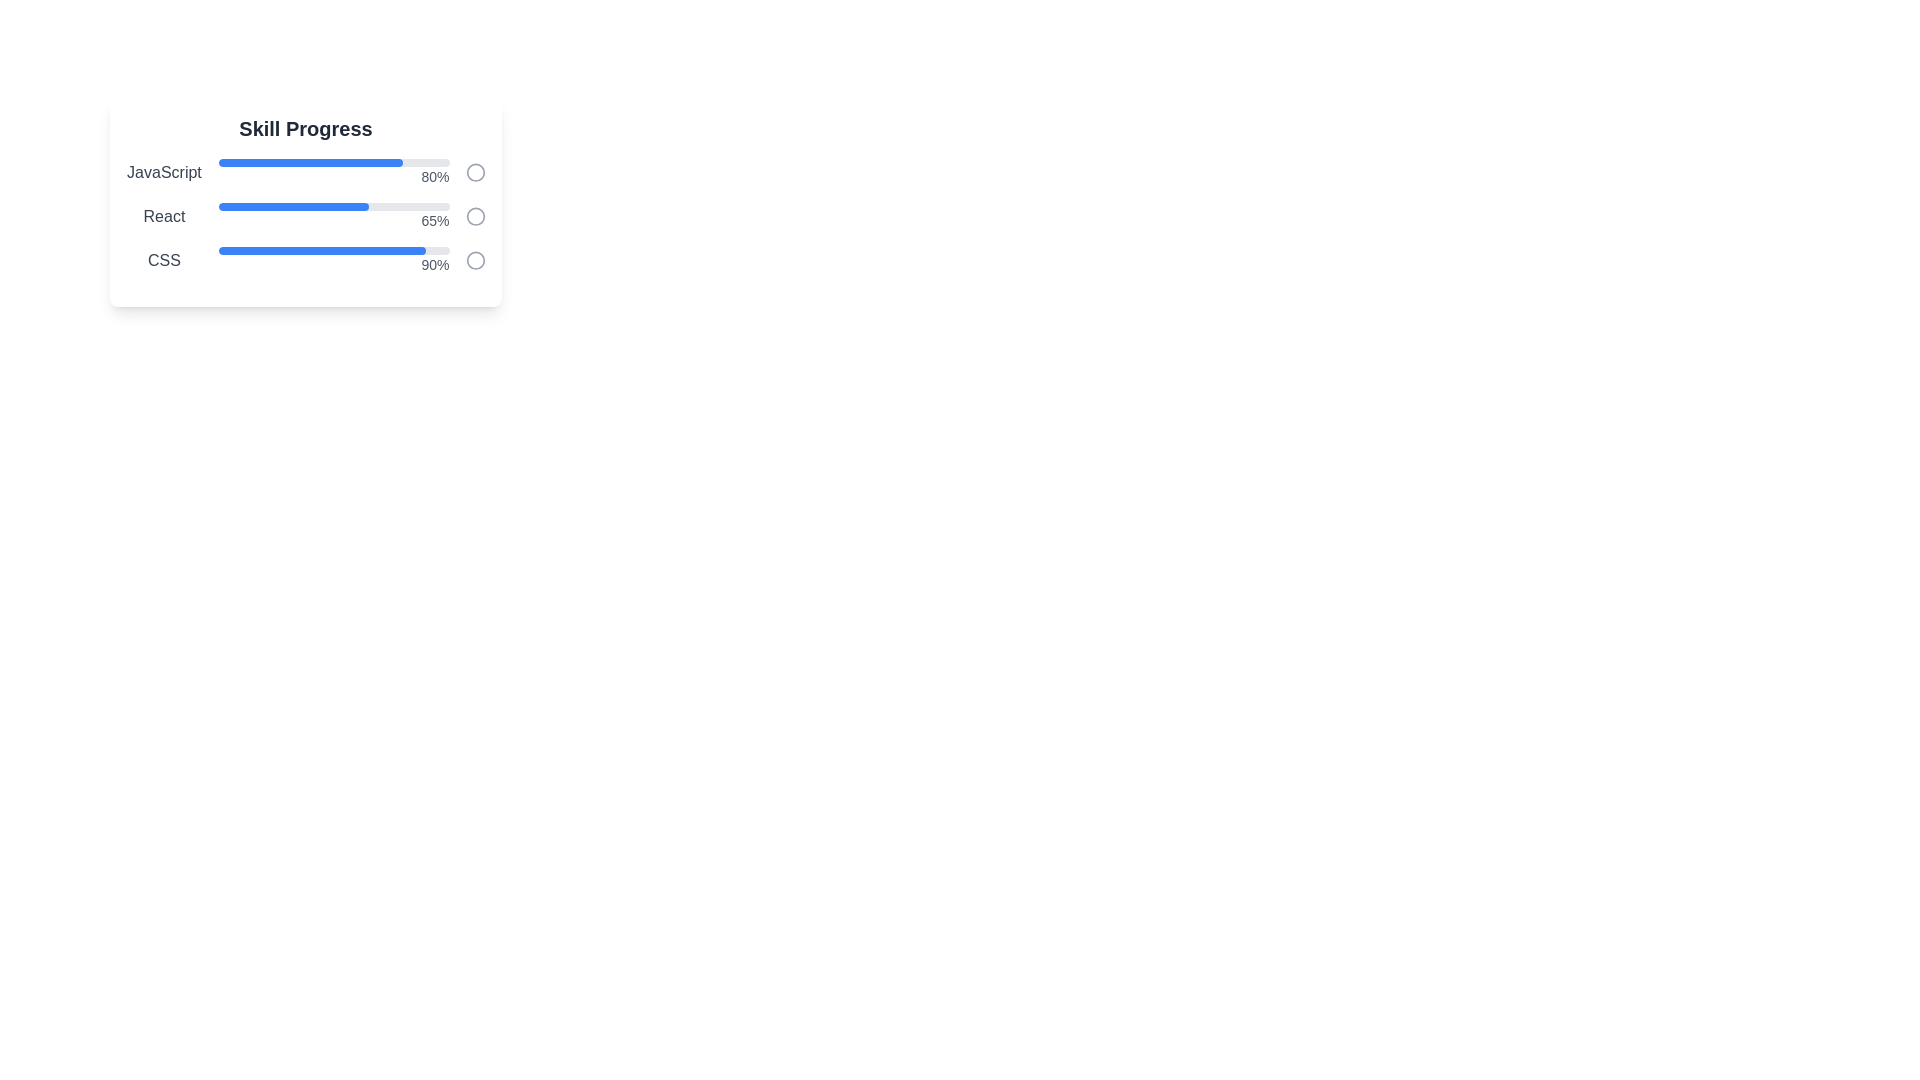  Describe the element at coordinates (474, 216) in the screenshot. I see `the second Circle SVG graphic indicator associated with the skill 'React'` at that location.